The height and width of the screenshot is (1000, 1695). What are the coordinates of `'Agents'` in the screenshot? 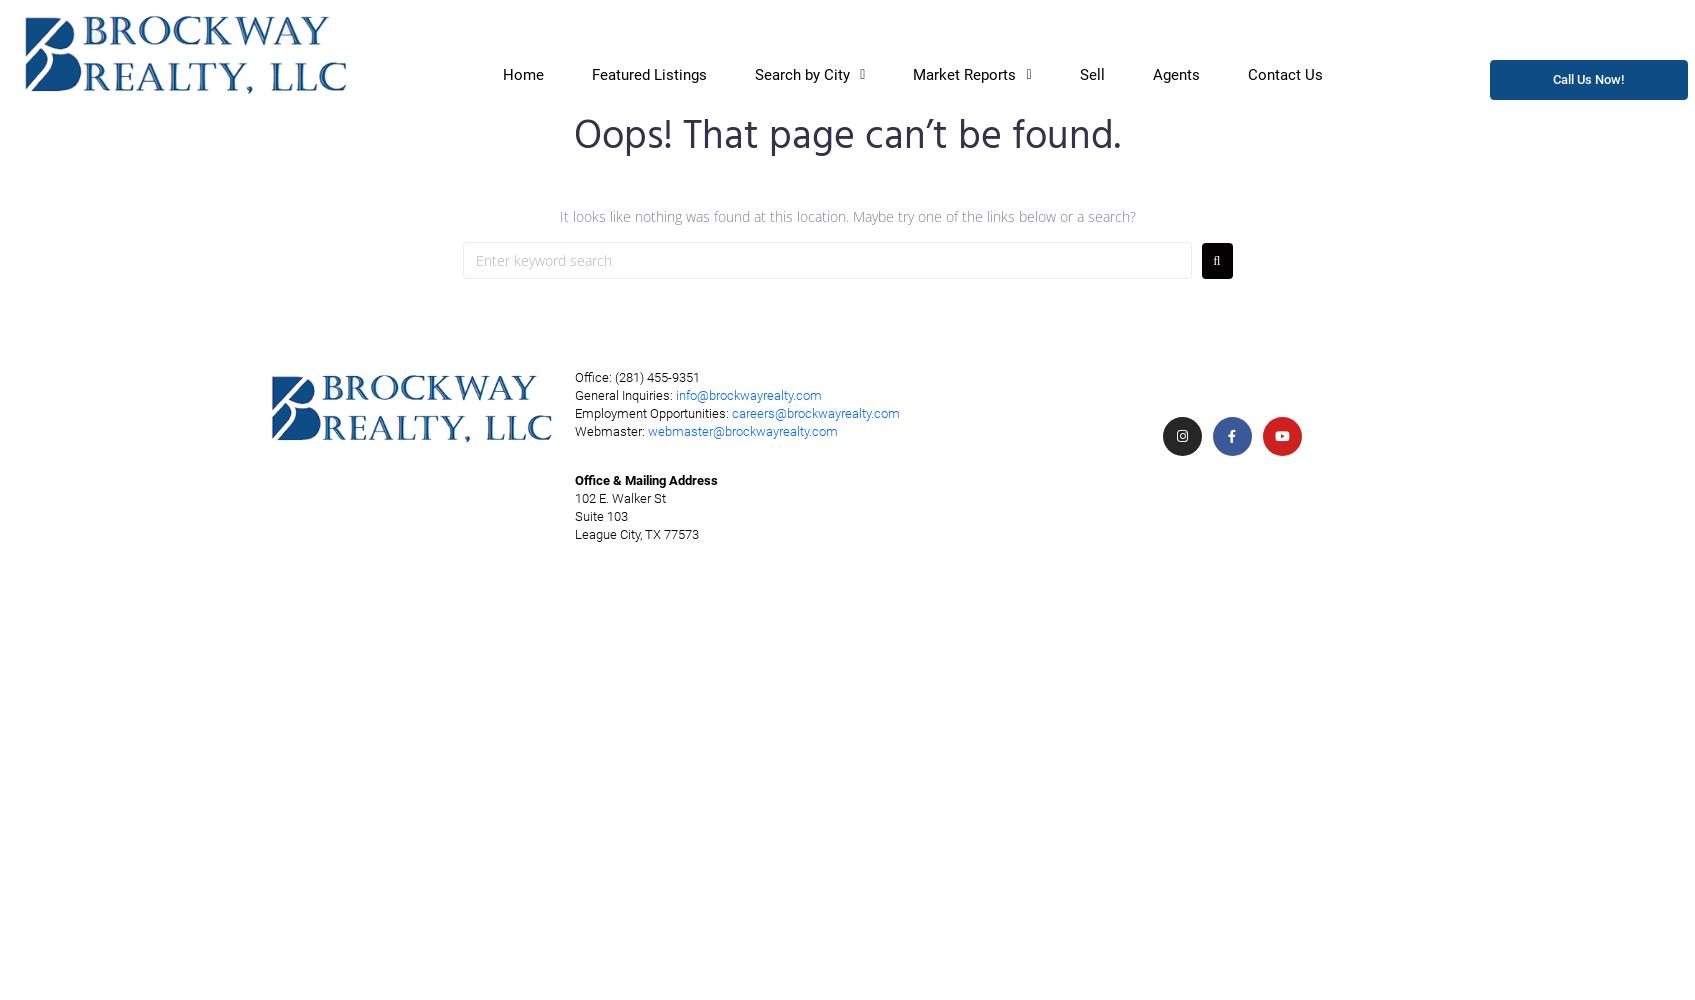 It's located at (1175, 73).